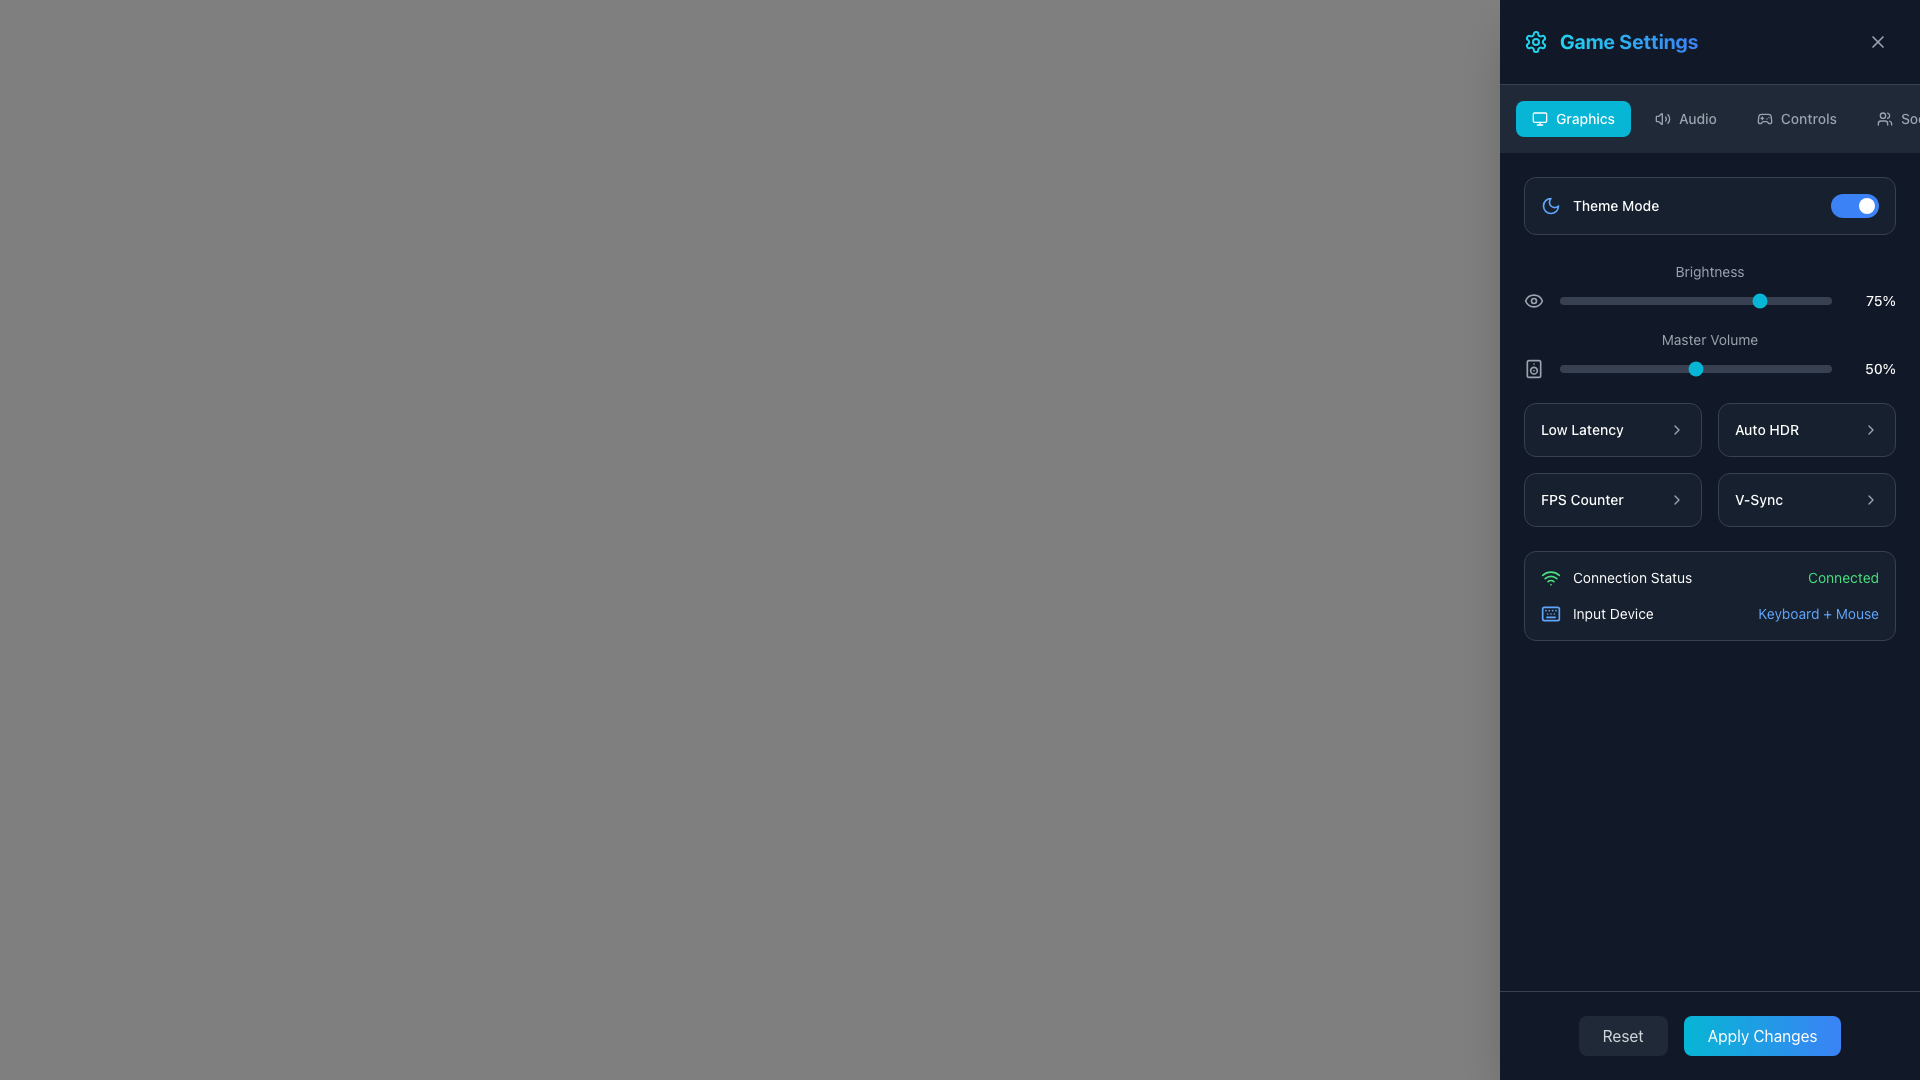 This screenshot has width=1920, height=1080. I want to click on the settings icon located to the left of the 'Game Settings' title, so click(1535, 42).